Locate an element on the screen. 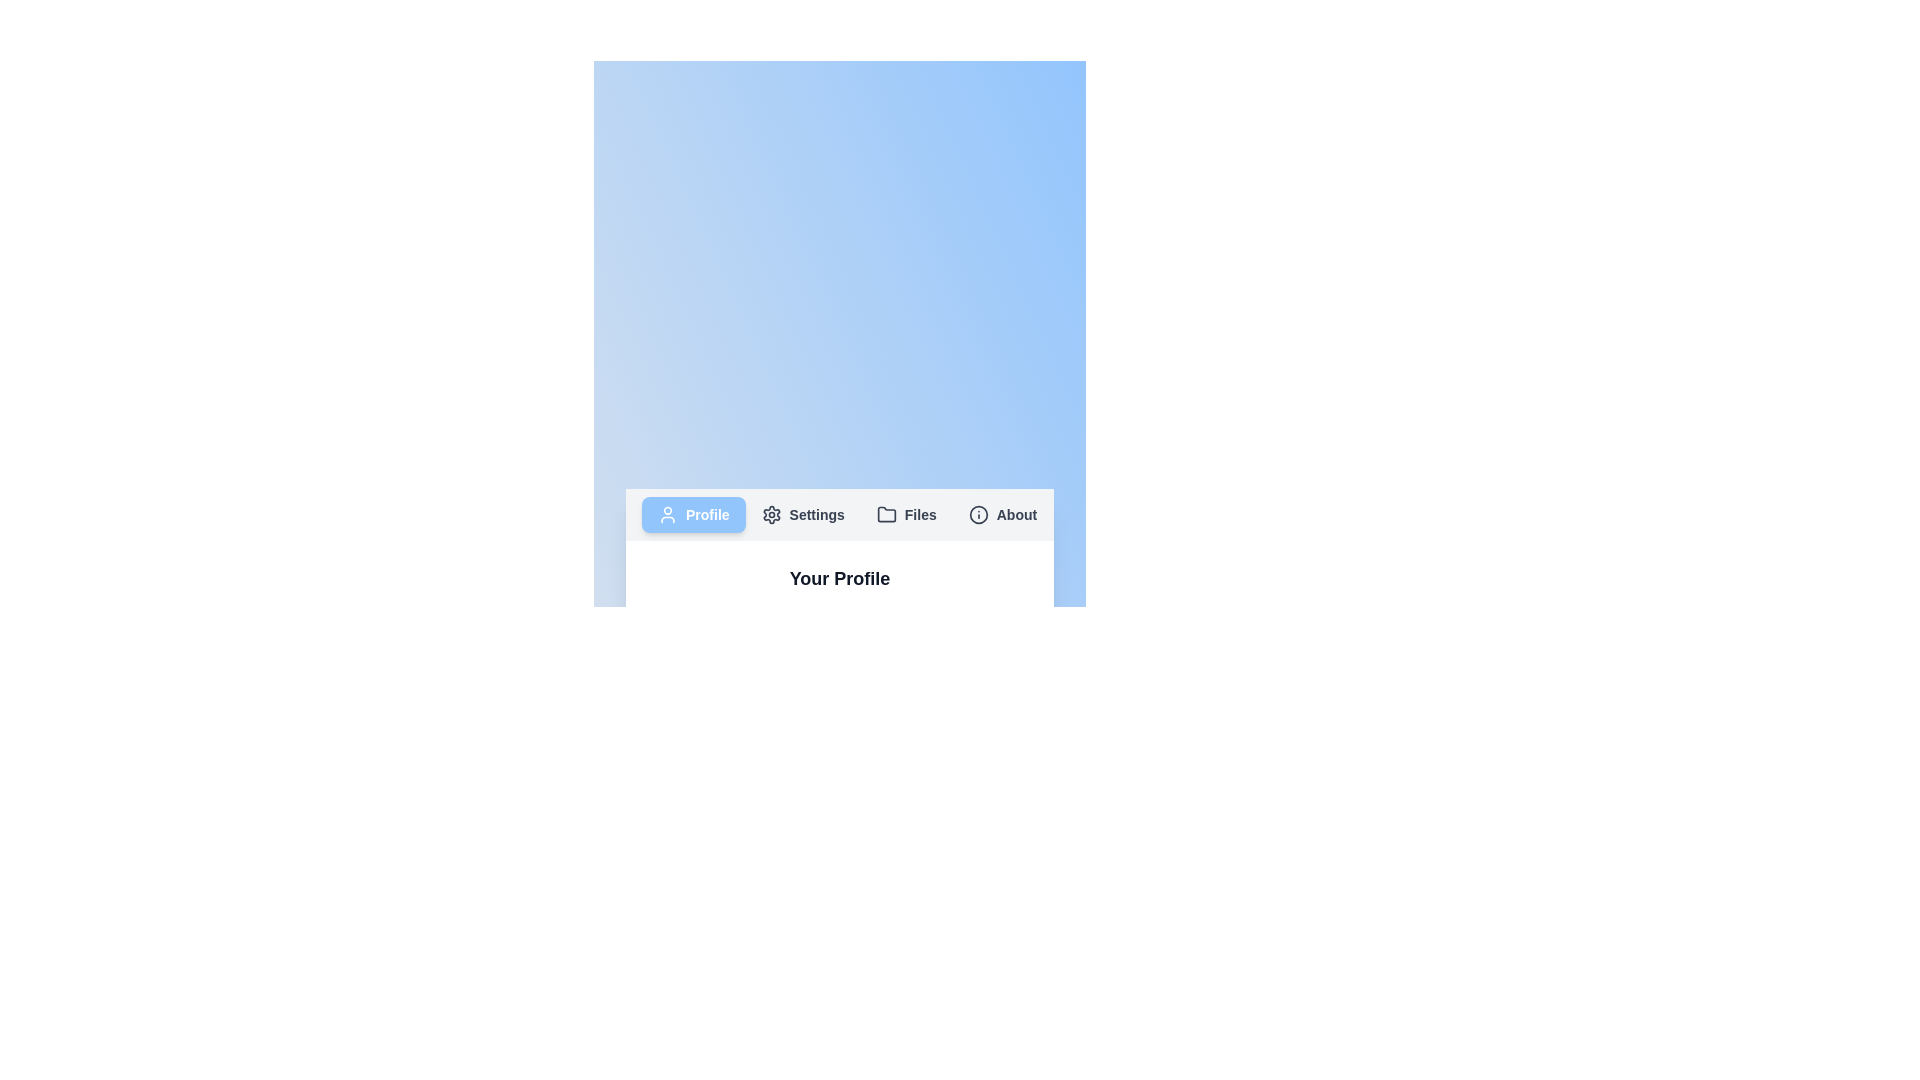 This screenshot has height=1080, width=1920. the 'Profile' button is located at coordinates (667, 514).